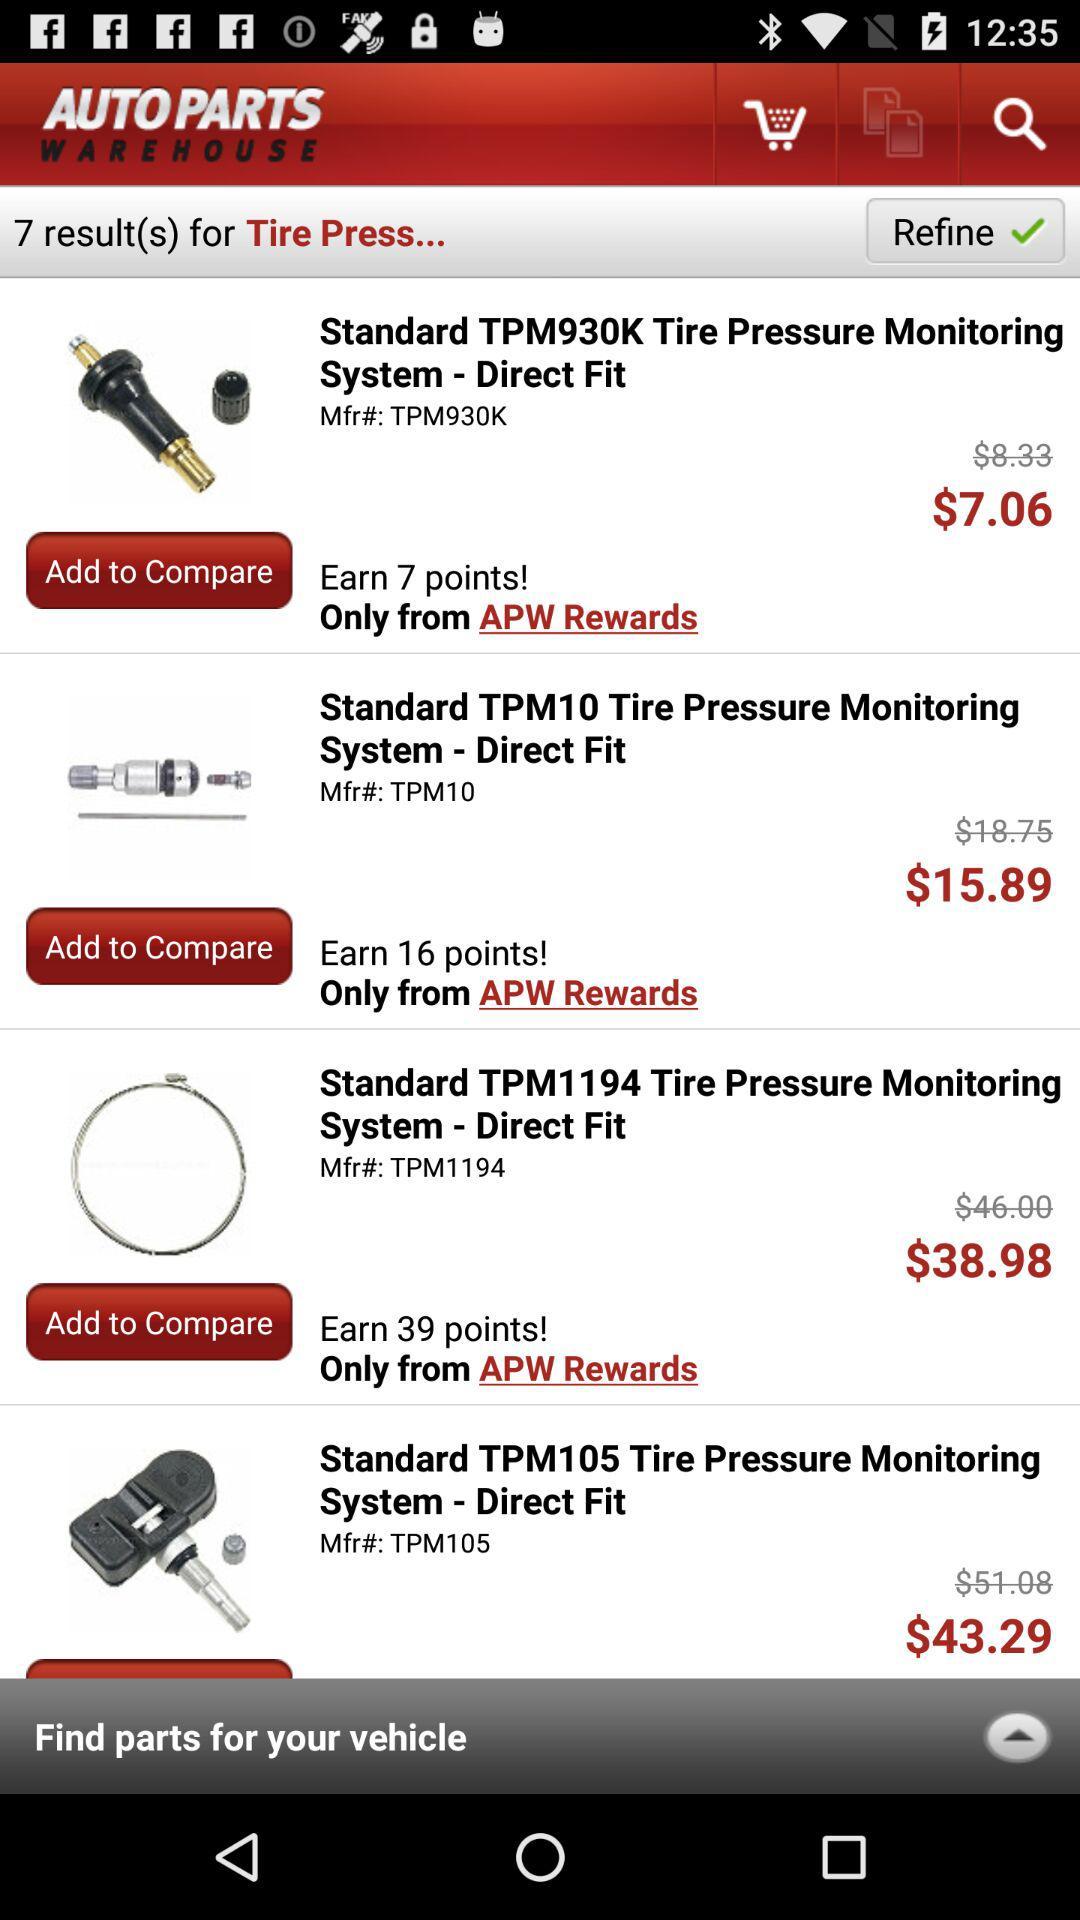 The height and width of the screenshot is (1920, 1080). What do you see at coordinates (1018, 123) in the screenshot?
I see `search auto parts` at bounding box center [1018, 123].